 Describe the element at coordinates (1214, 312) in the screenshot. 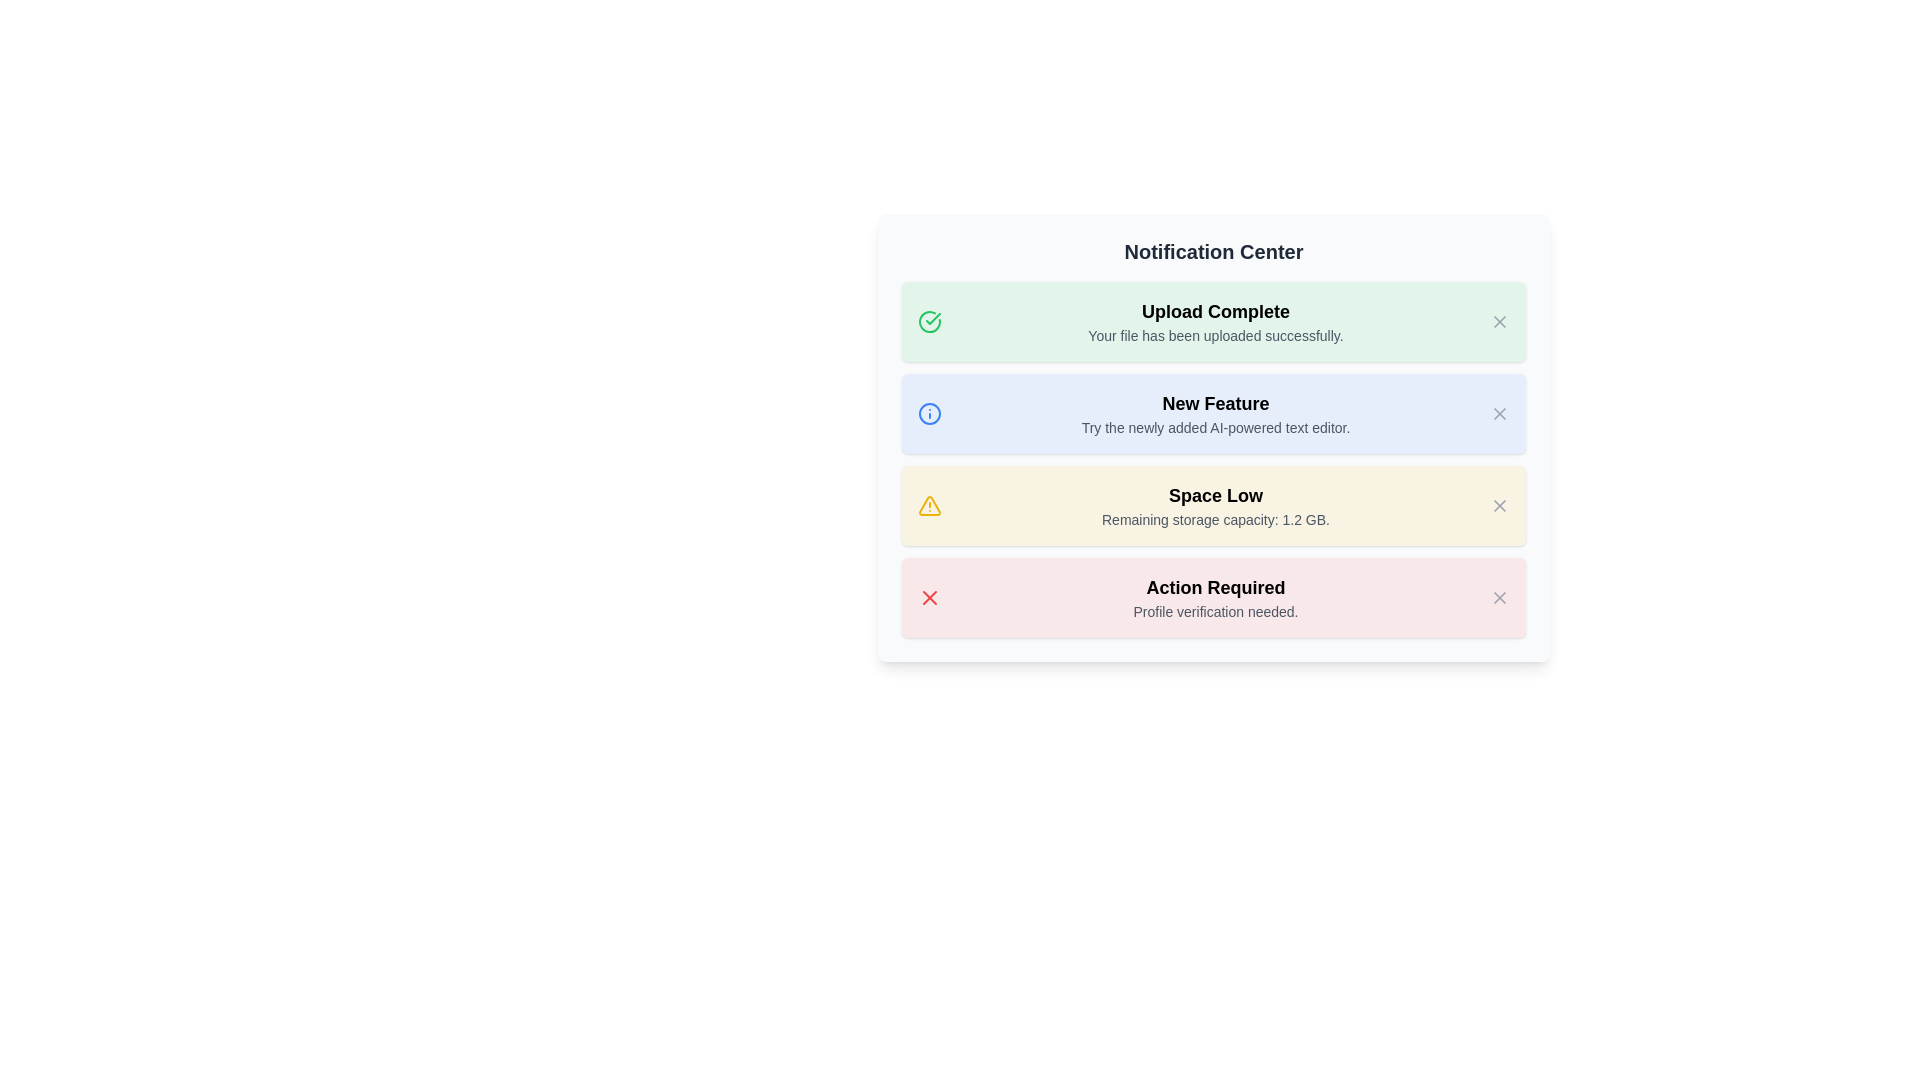

I see `heading text label in the notification card that indicates the completion of an upload operation, located at the top segment of the 'Notification Center'` at that location.